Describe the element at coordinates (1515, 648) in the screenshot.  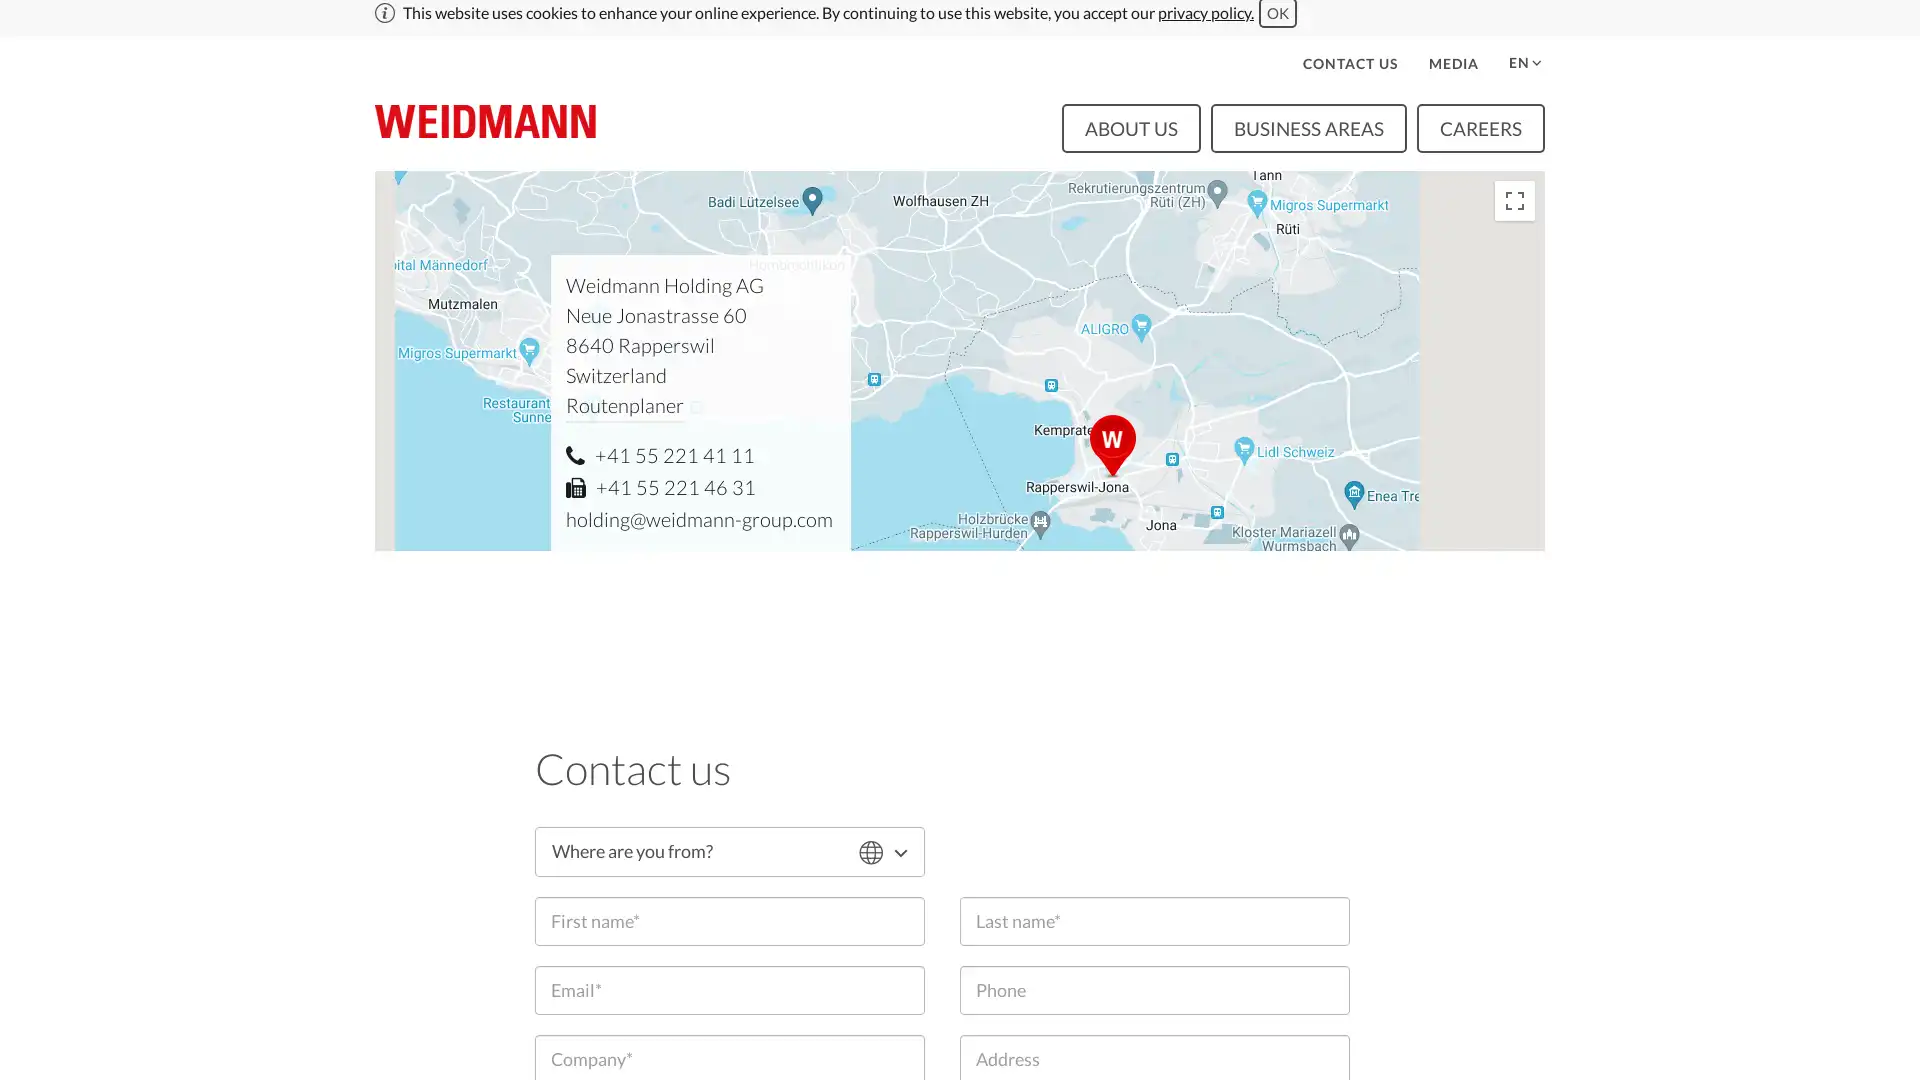
I see `Zoom in` at that location.